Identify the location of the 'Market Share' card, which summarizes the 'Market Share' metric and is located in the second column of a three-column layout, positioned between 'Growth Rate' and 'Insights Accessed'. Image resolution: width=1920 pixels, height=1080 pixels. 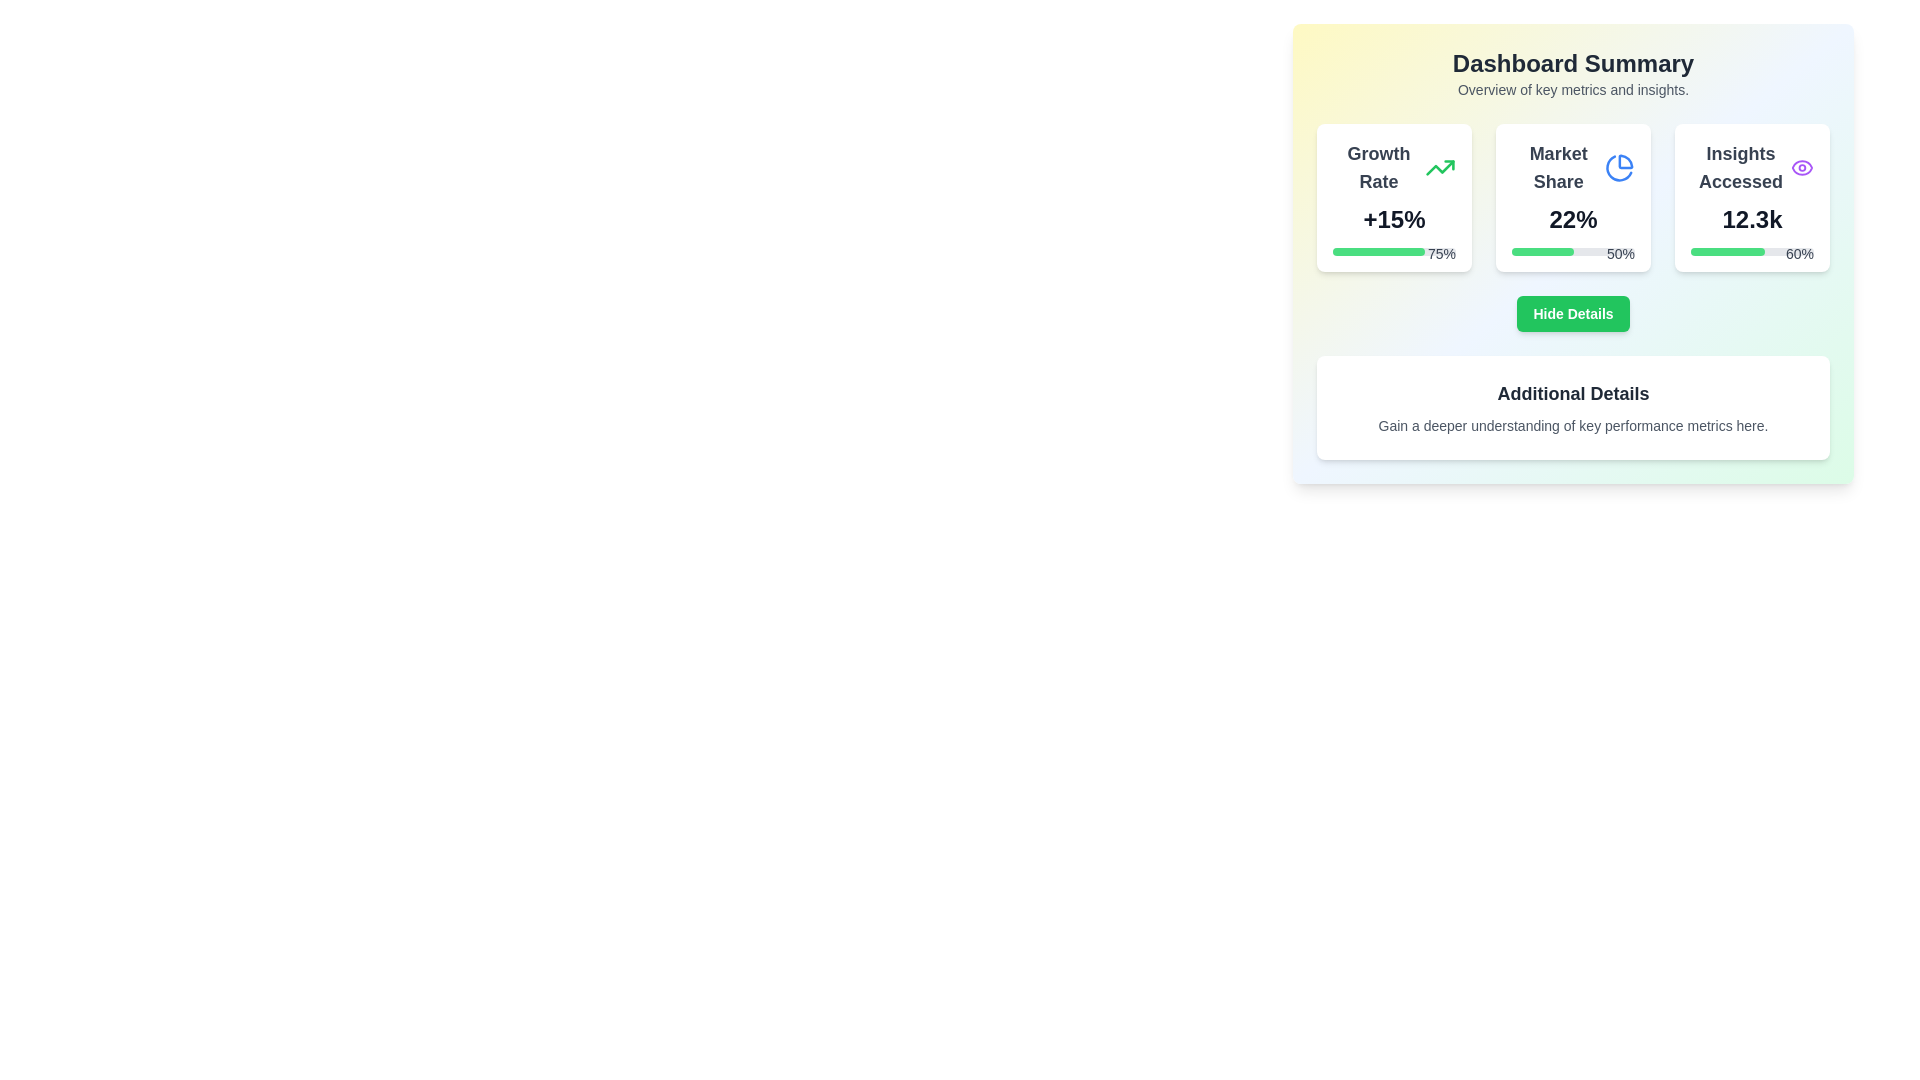
(1572, 197).